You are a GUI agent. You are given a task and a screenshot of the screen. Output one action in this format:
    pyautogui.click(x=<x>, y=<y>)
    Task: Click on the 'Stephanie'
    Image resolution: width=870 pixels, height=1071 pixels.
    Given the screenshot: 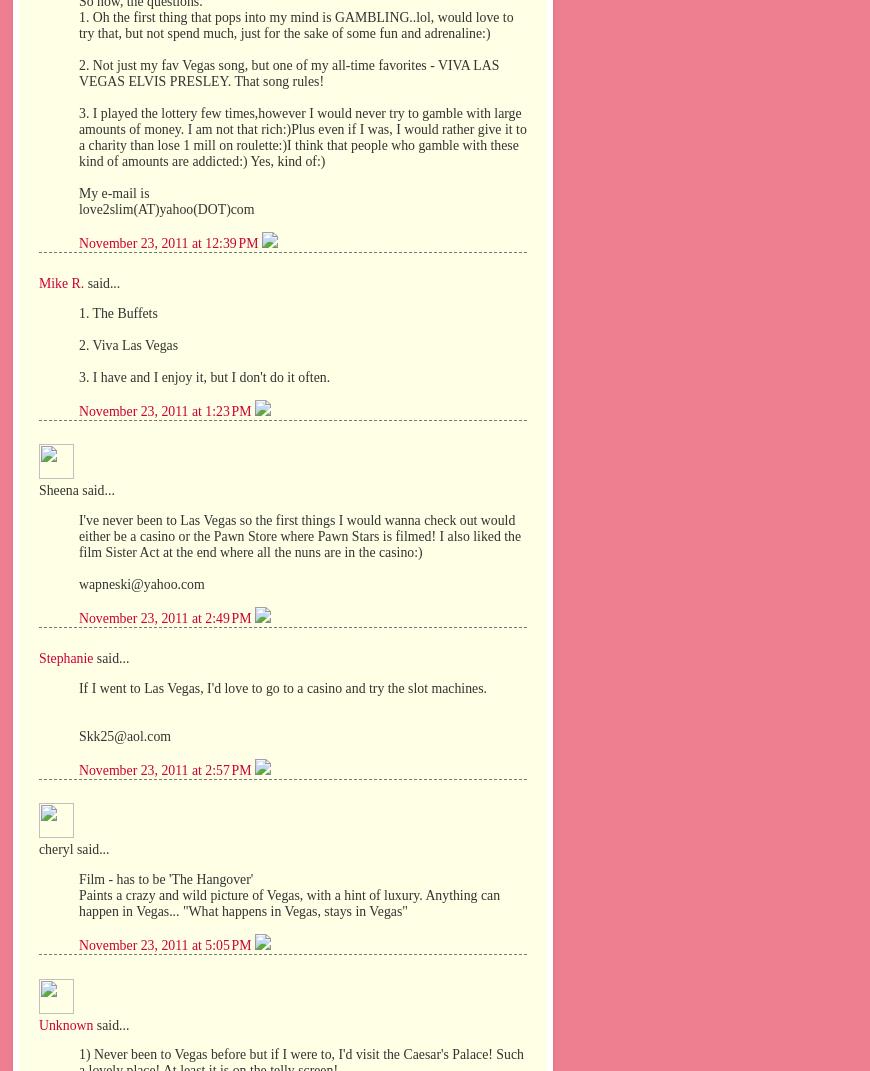 What is the action you would take?
    pyautogui.click(x=65, y=657)
    